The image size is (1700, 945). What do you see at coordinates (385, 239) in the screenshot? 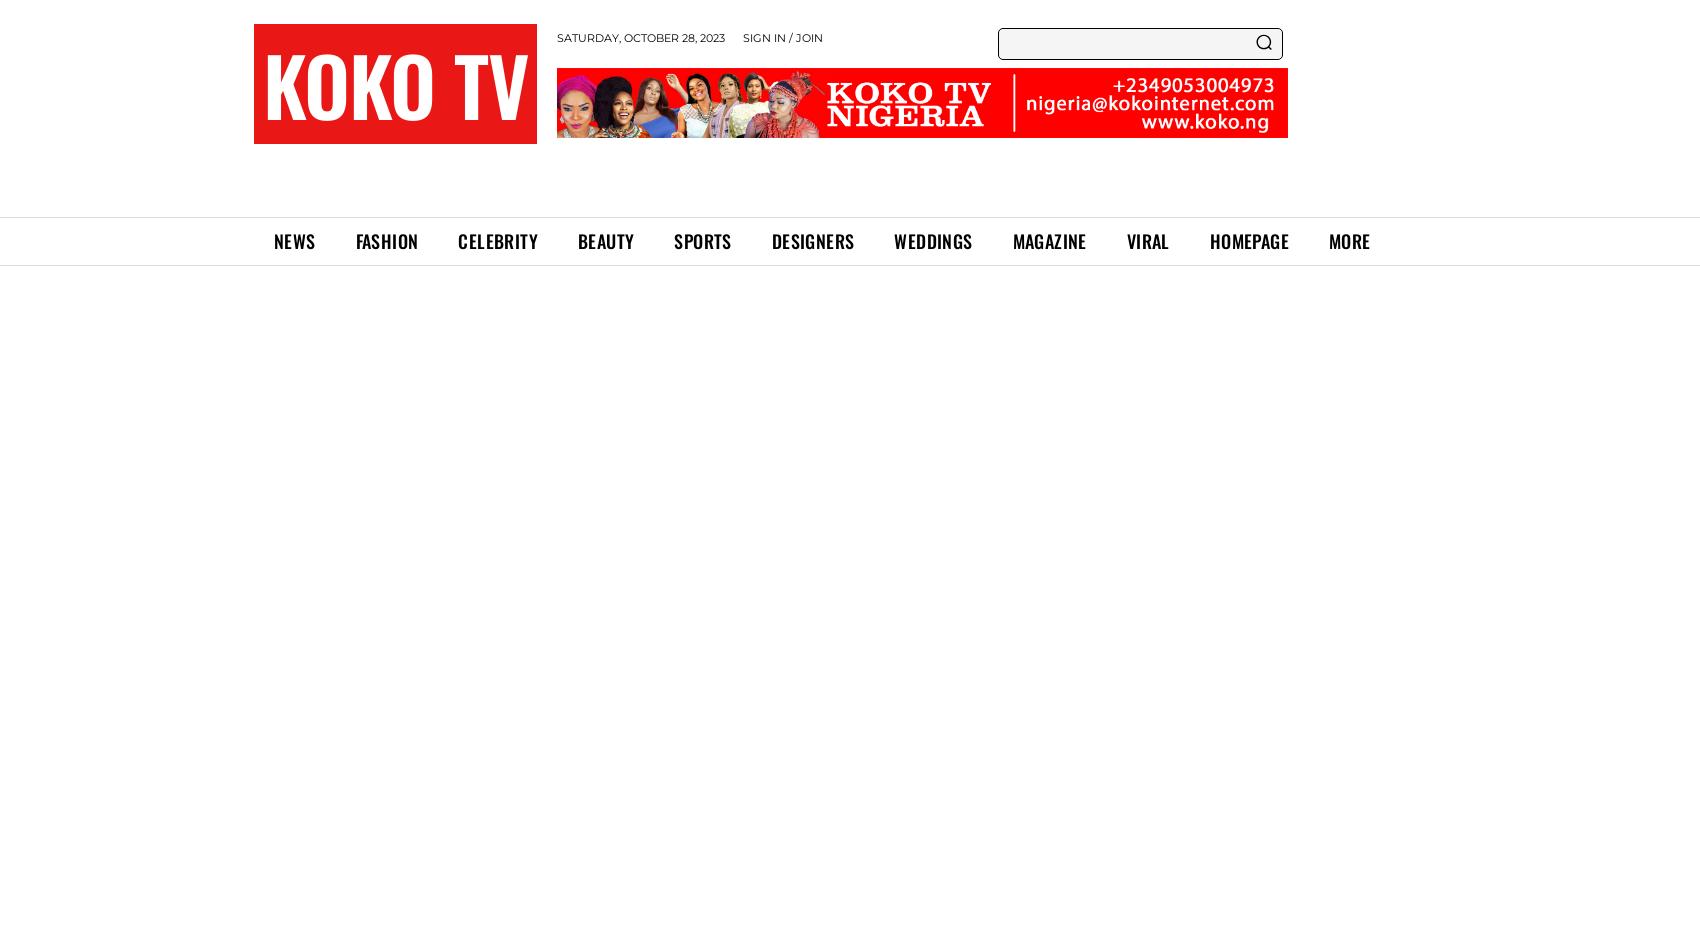
I see `'FASHION'` at bounding box center [385, 239].